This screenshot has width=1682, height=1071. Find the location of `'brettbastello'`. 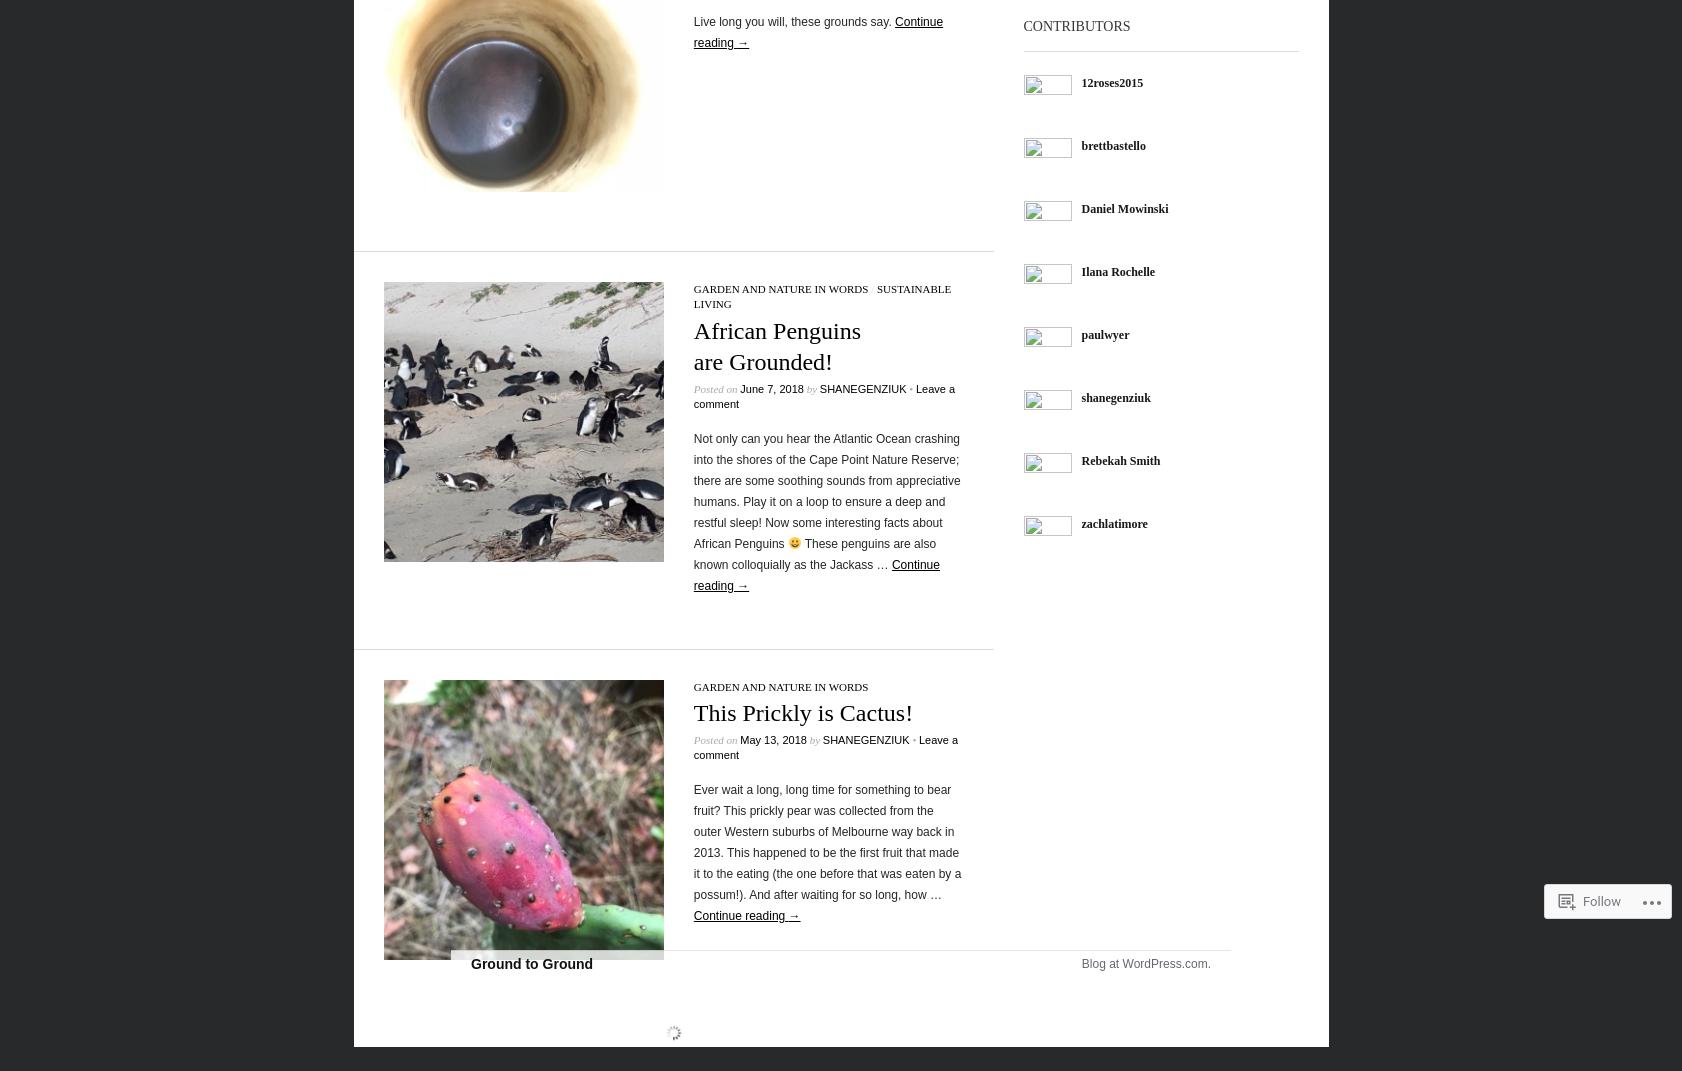

'brettbastello' is located at coordinates (1111, 145).